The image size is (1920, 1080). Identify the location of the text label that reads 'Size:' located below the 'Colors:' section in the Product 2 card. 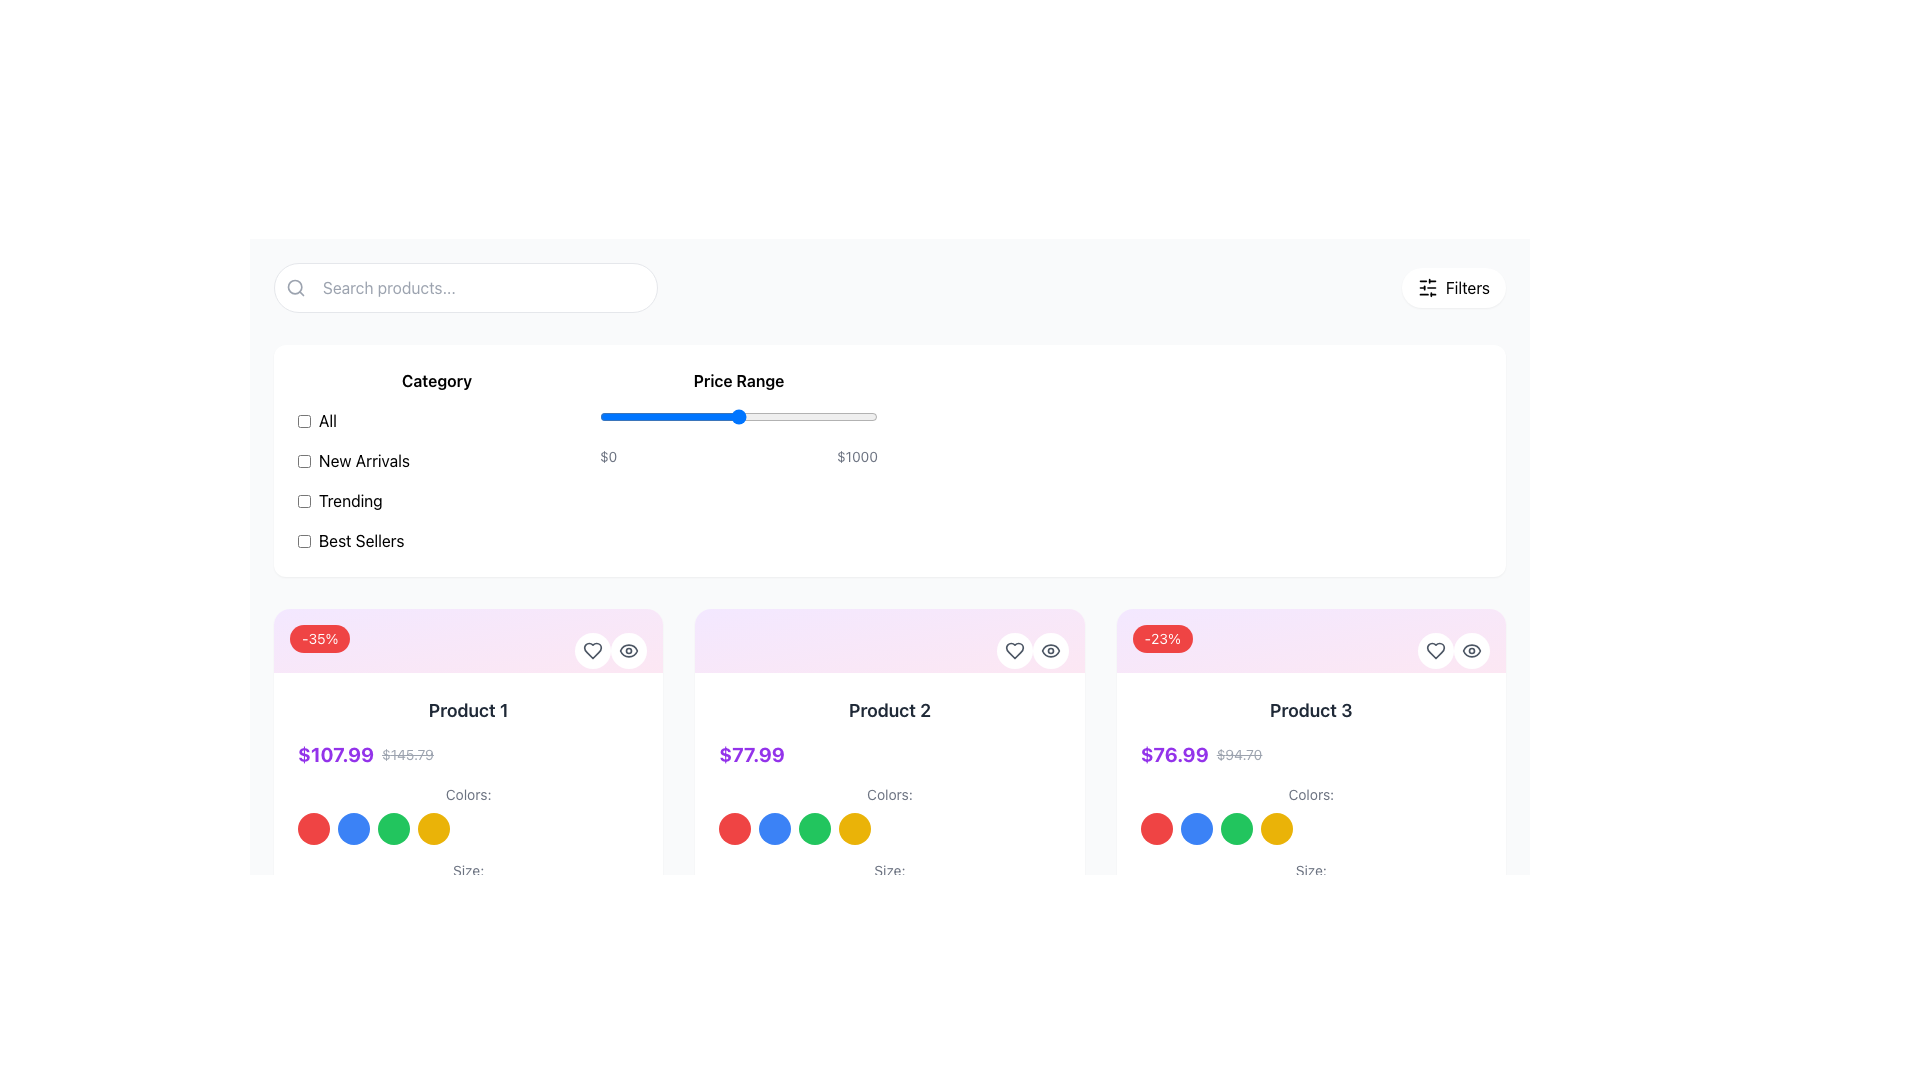
(888, 870).